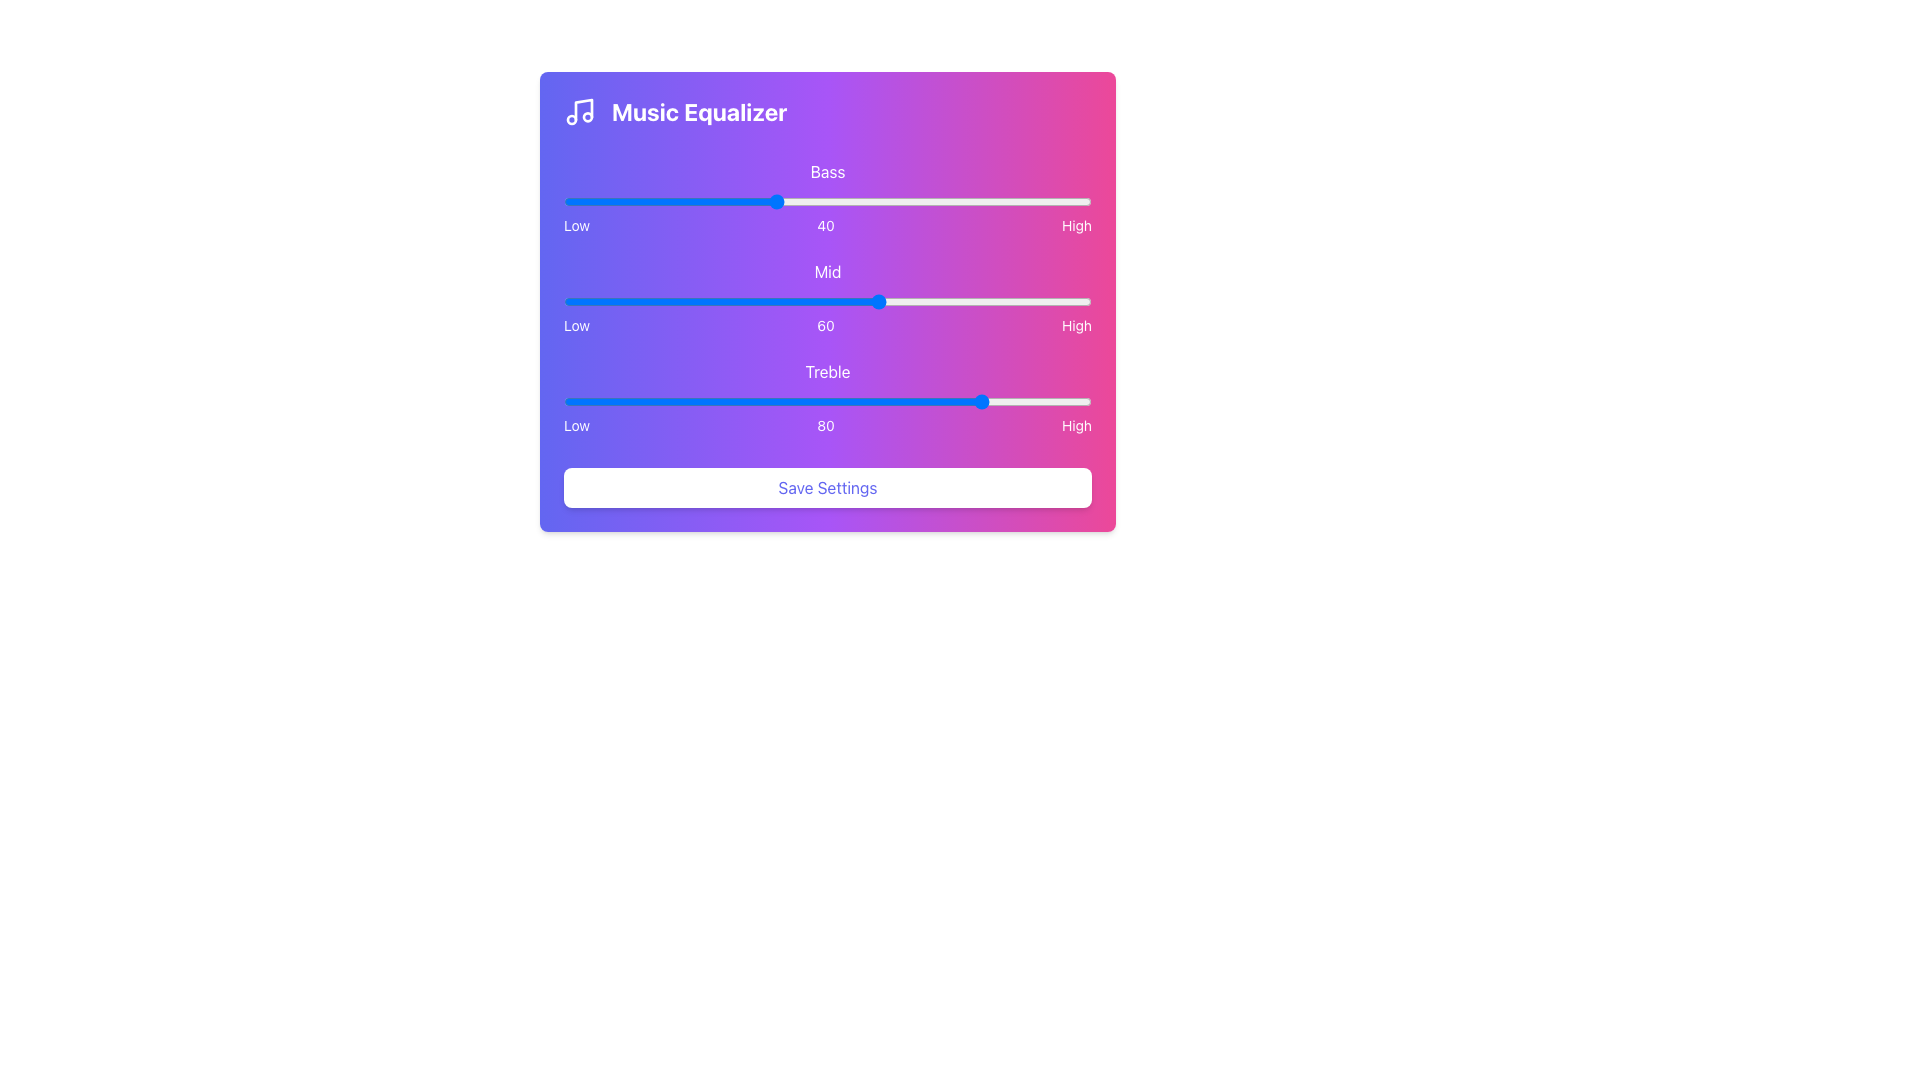  I want to click on the bass level, so click(680, 201).